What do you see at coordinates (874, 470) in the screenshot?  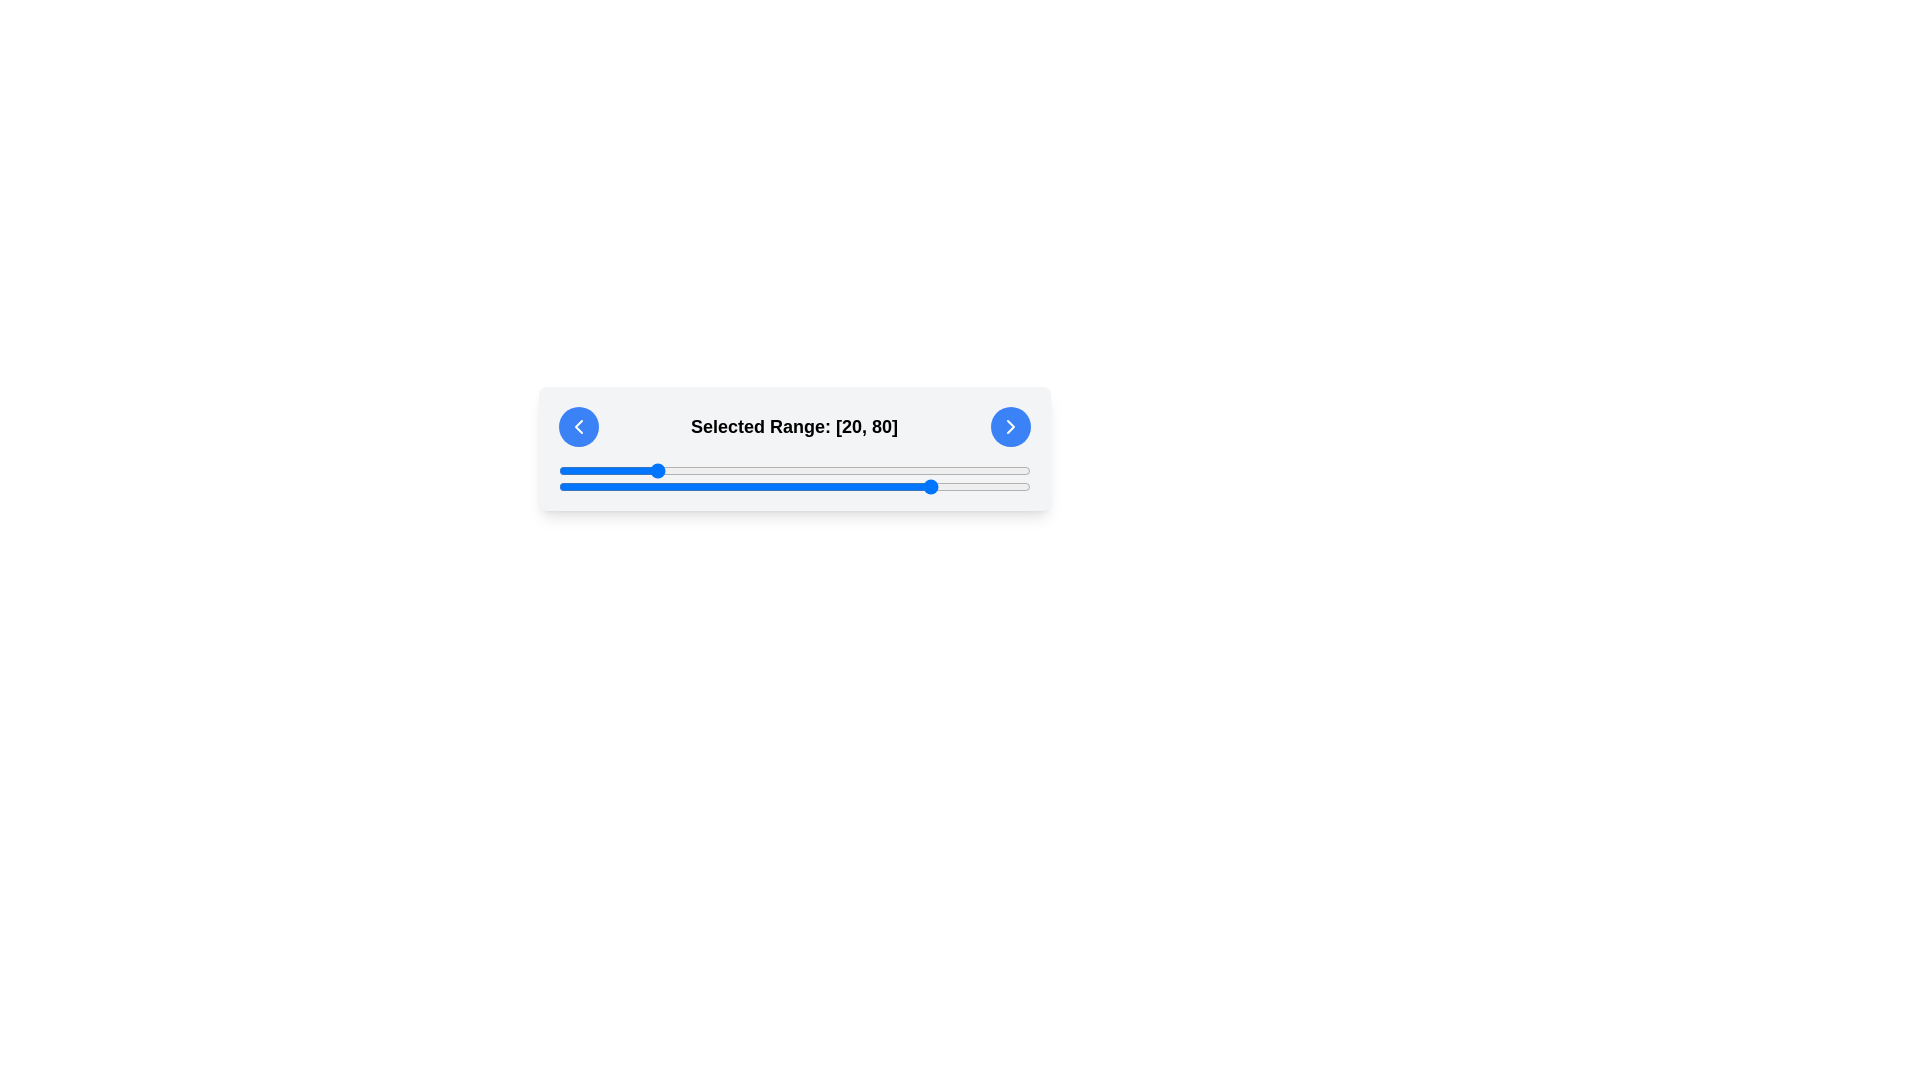 I see `slider value` at bounding box center [874, 470].